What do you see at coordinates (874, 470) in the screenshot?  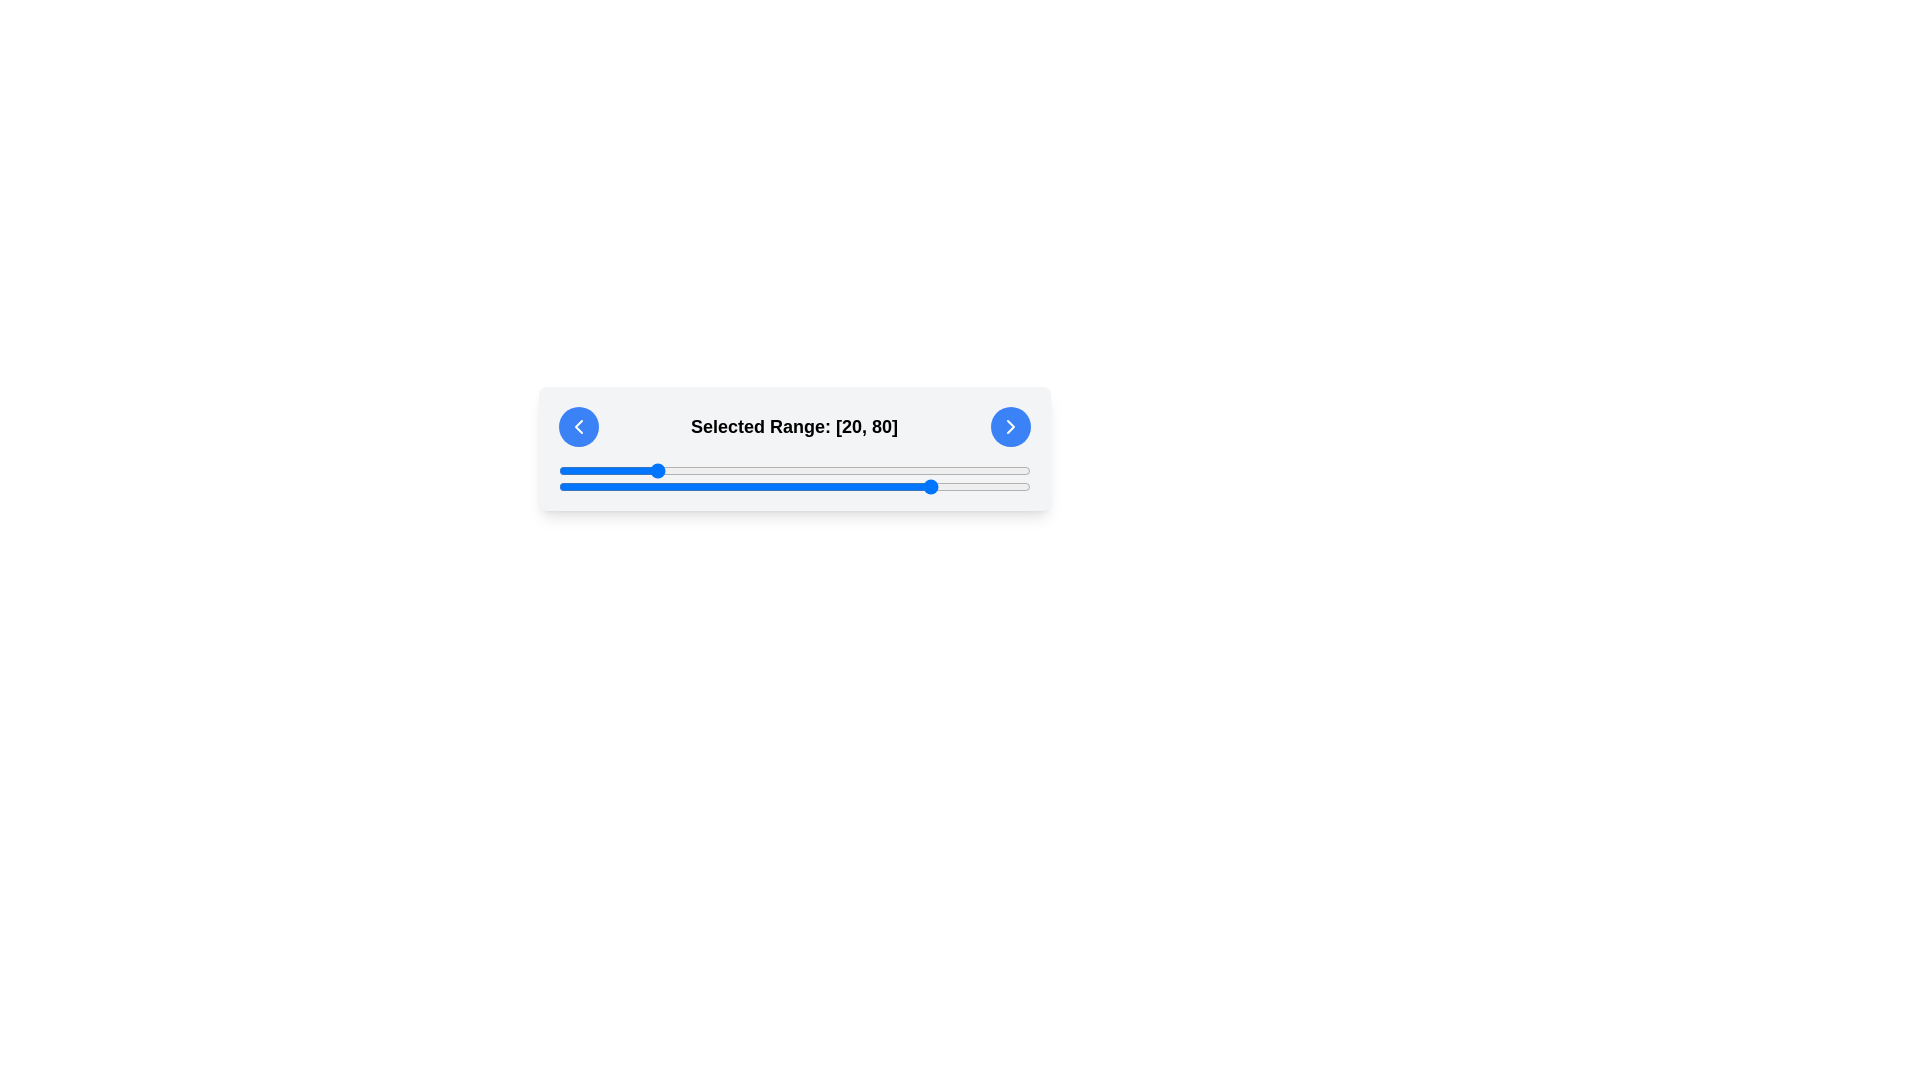 I see `slider value` at bounding box center [874, 470].